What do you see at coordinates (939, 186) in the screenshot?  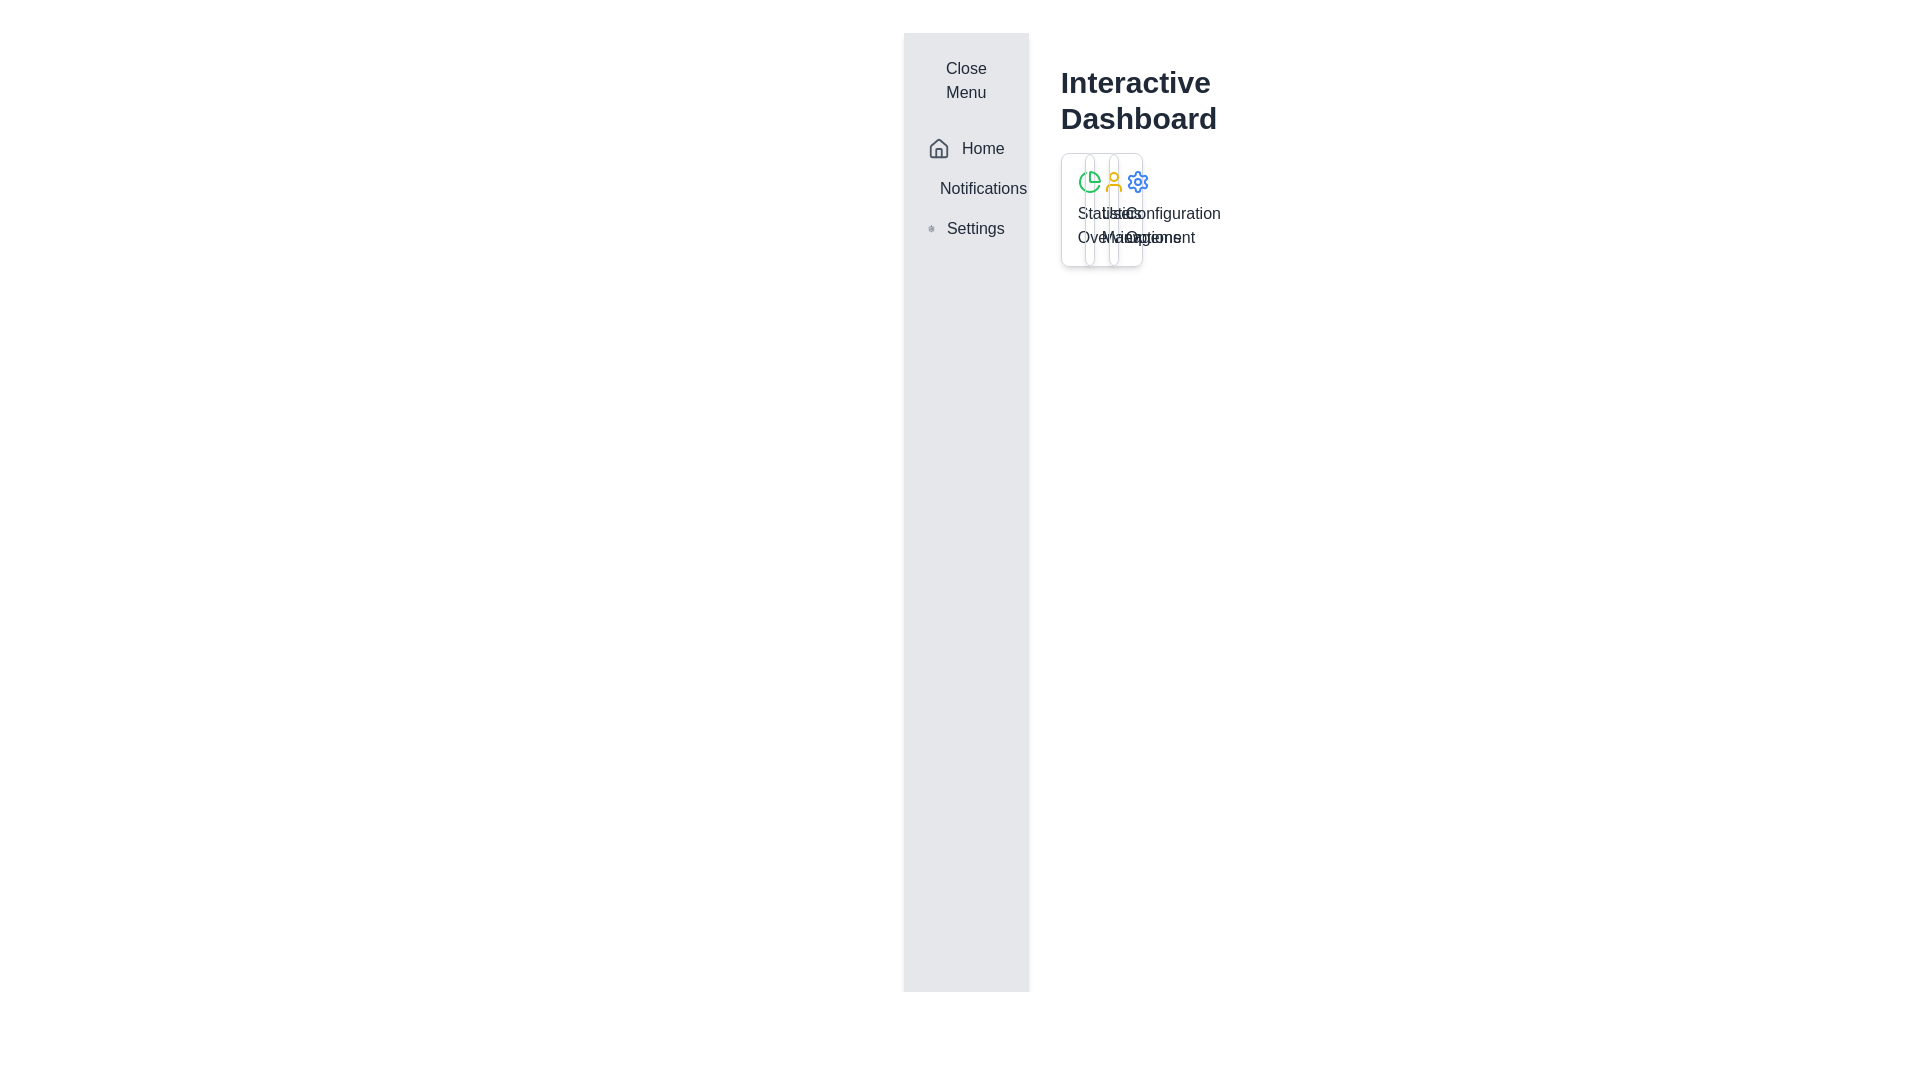 I see `the bell-shaped notification icon located in the sidebar, which is styled with a gray line color and positioned between the 'Home' and 'Settings' items` at bounding box center [939, 186].